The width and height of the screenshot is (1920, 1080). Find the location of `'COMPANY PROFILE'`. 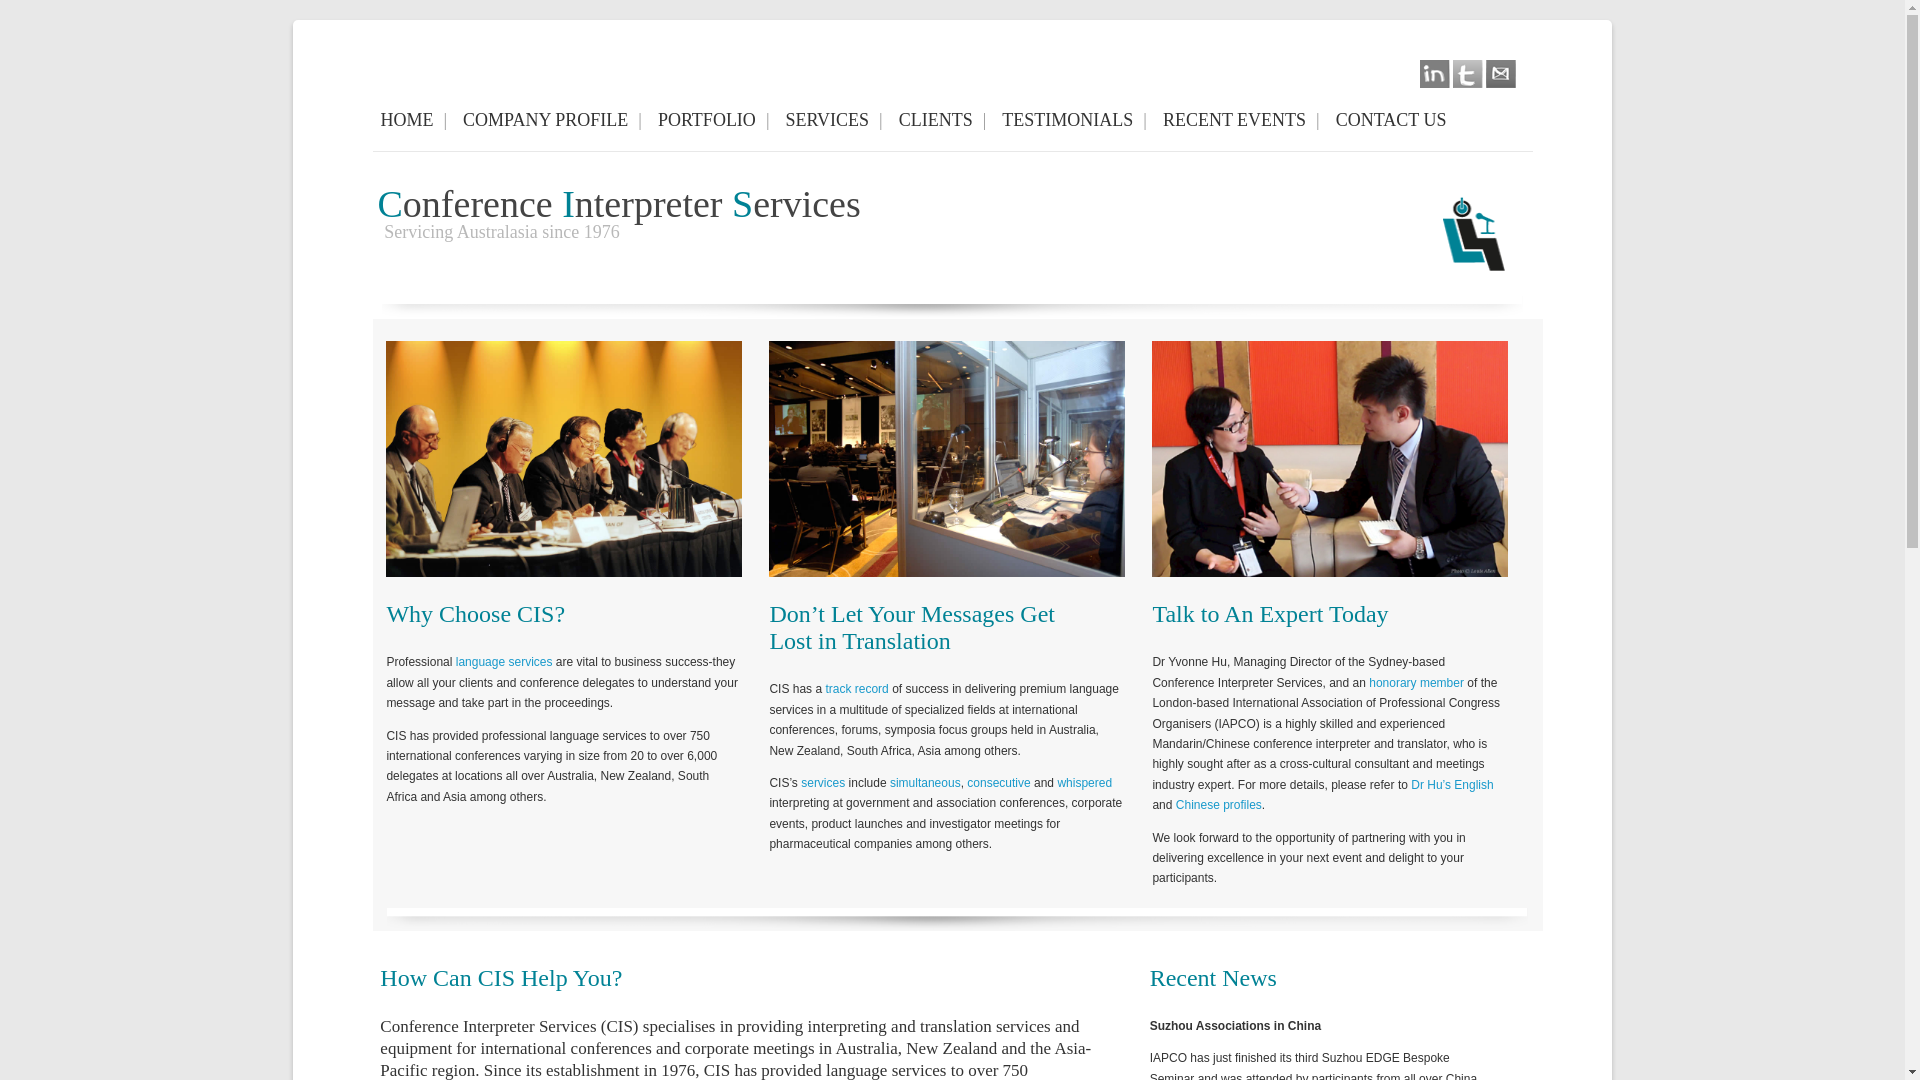

'COMPANY PROFILE' is located at coordinates (454, 120).